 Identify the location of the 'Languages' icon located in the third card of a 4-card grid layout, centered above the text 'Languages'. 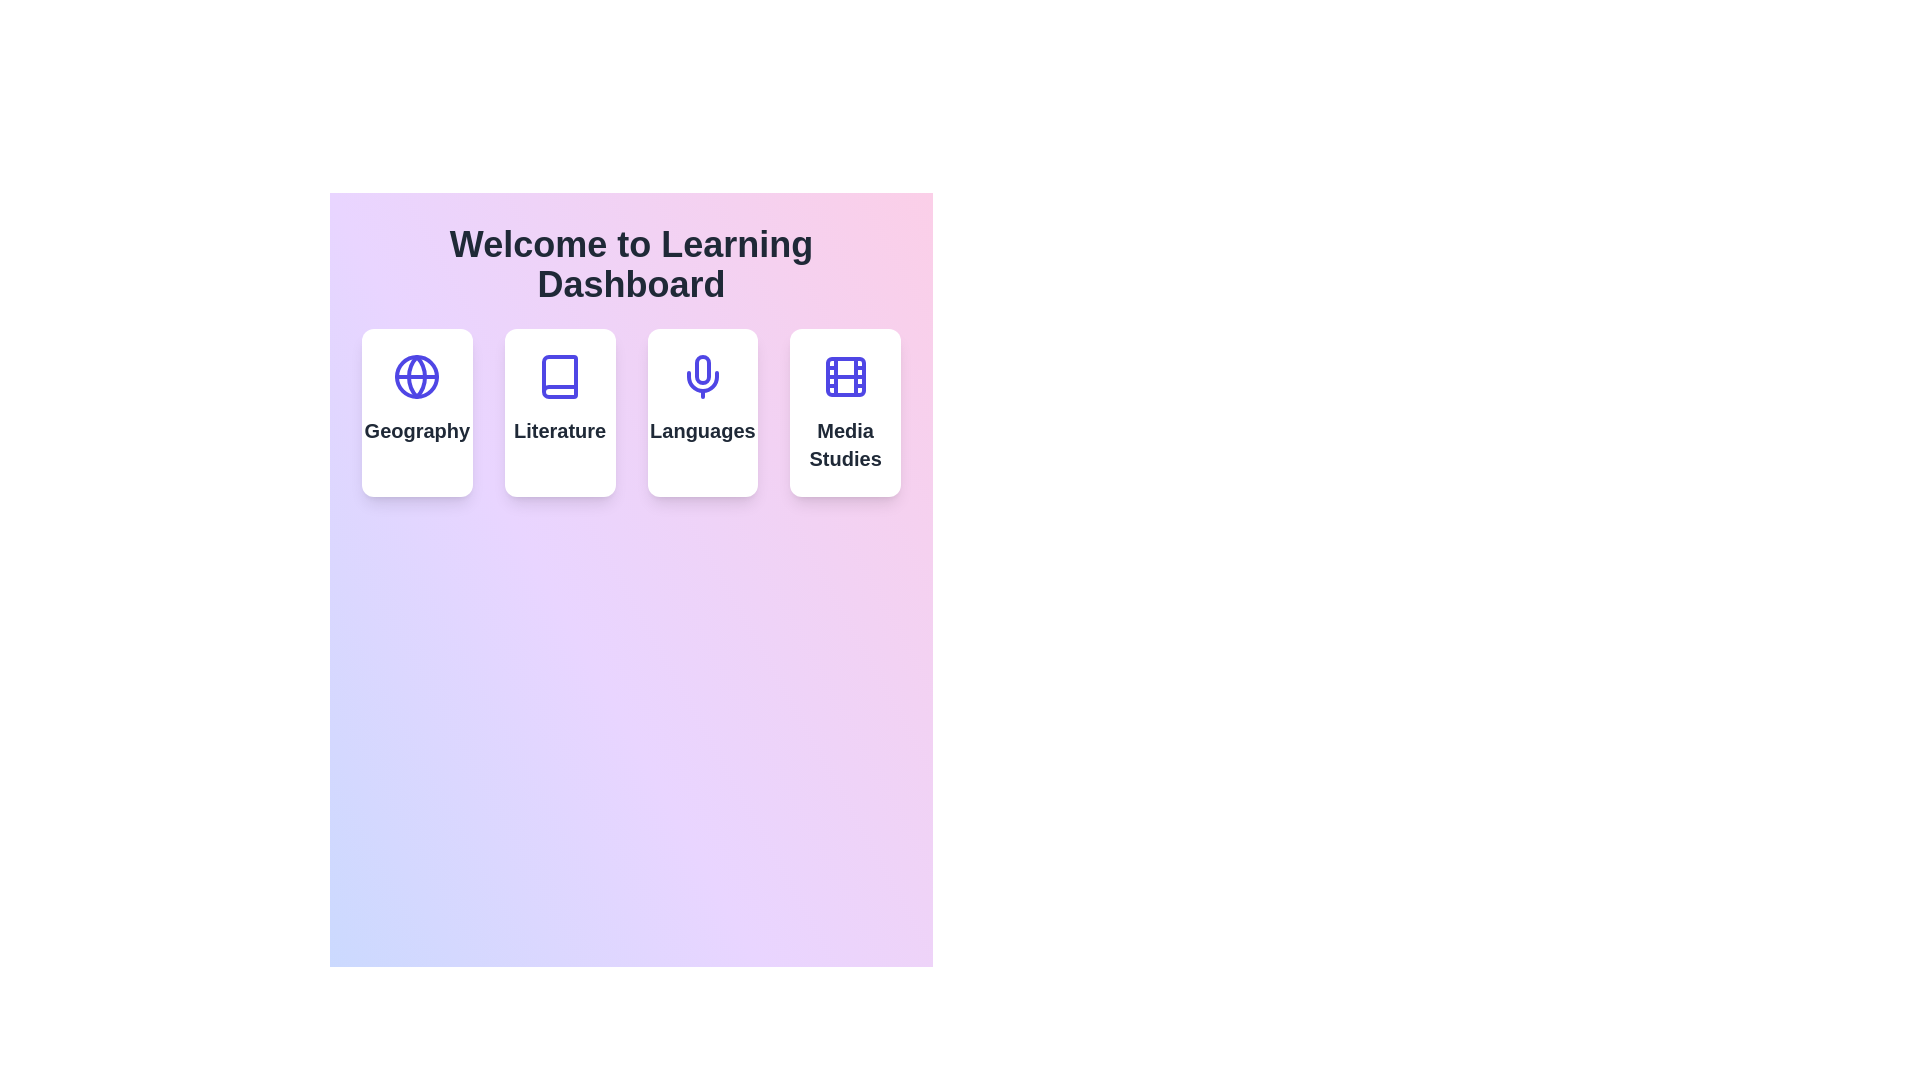
(702, 377).